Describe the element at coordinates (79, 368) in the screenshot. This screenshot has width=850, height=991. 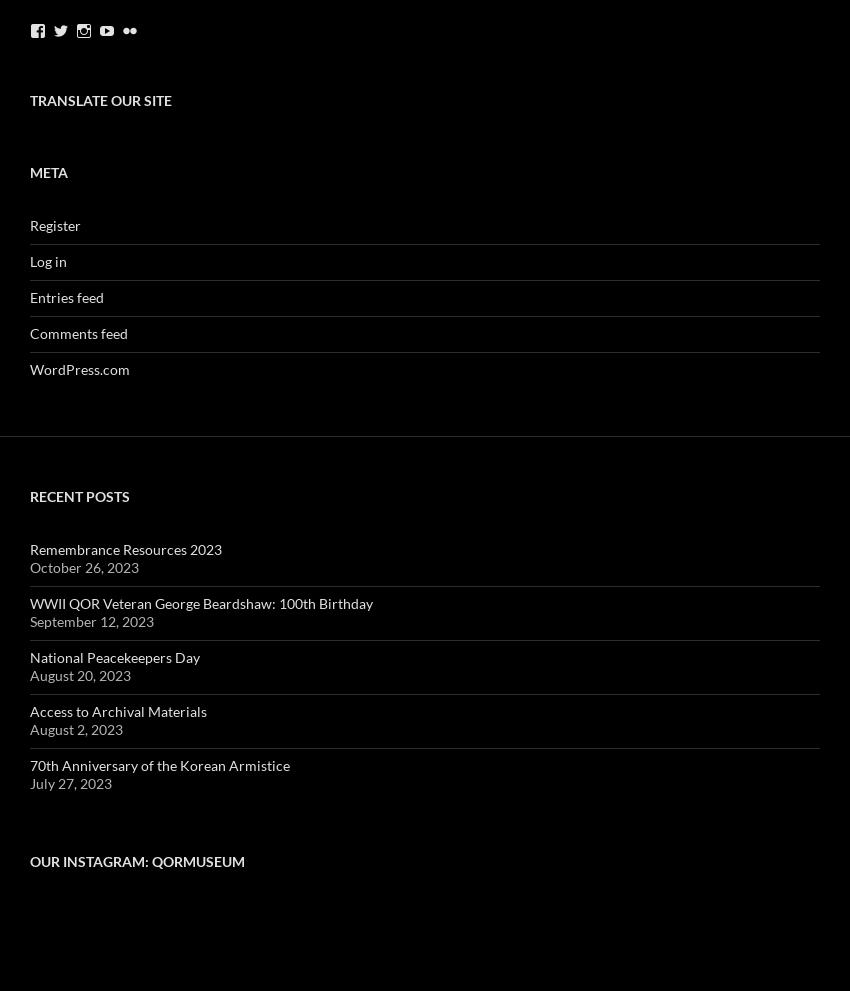
I see `'WordPress.com'` at that location.